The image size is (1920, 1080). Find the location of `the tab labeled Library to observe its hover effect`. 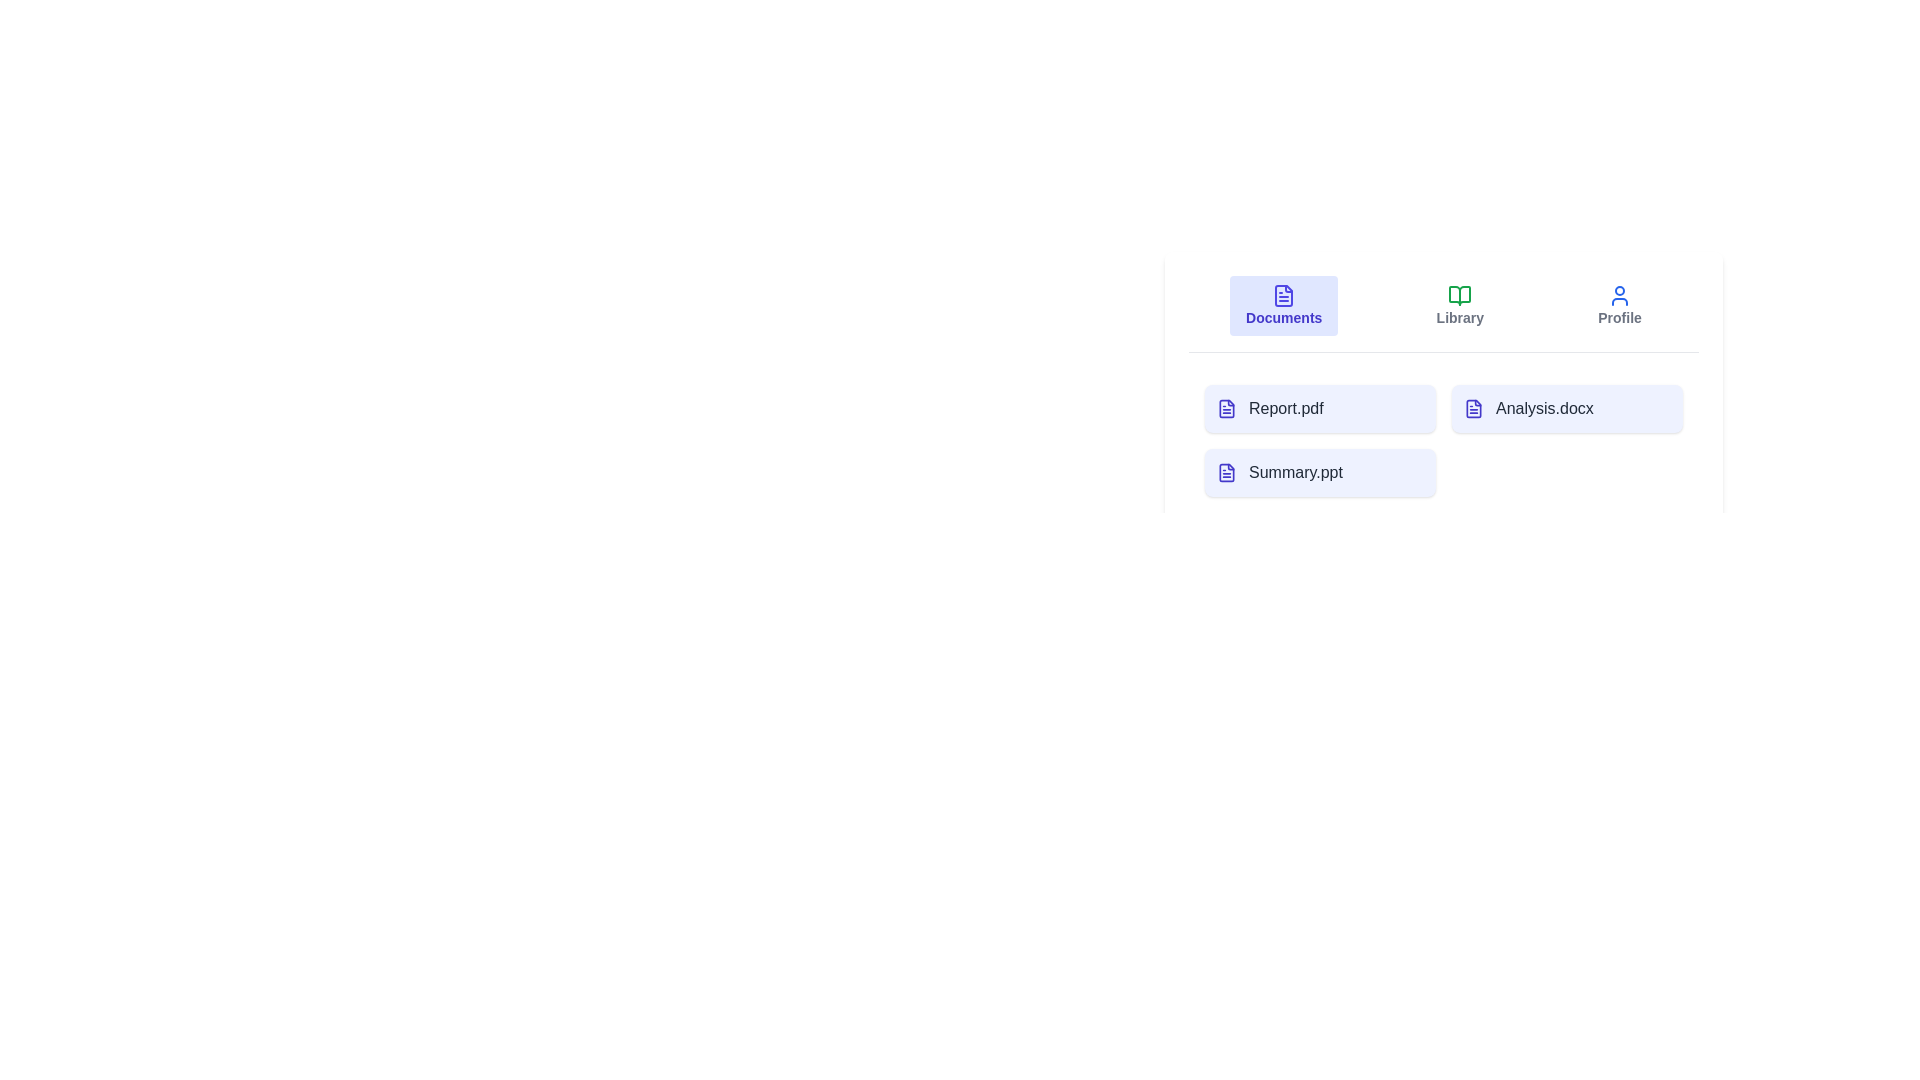

the tab labeled Library to observe its hover effect is located at coordinates (1460, 305).